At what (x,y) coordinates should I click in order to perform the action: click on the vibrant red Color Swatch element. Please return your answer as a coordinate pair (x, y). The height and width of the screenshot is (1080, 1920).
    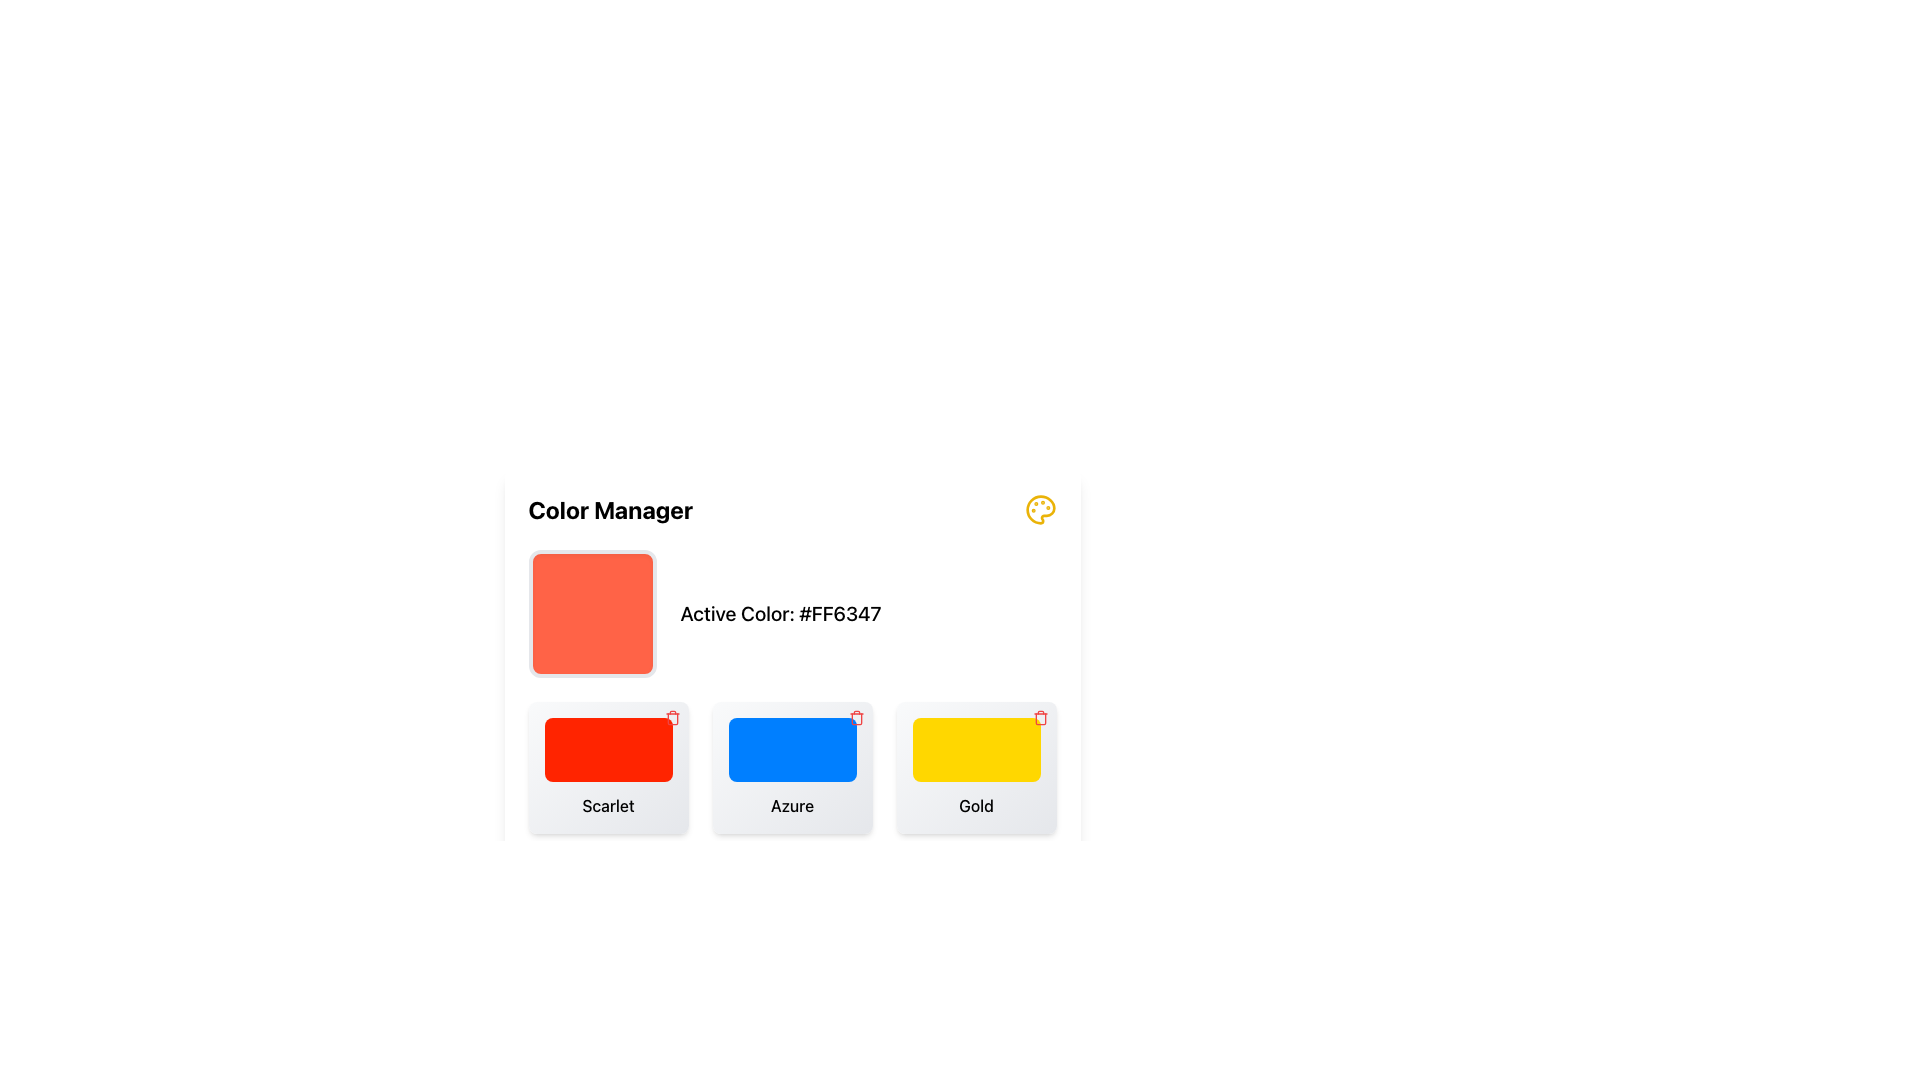
    Looking at the image, I should click on (607, 749).